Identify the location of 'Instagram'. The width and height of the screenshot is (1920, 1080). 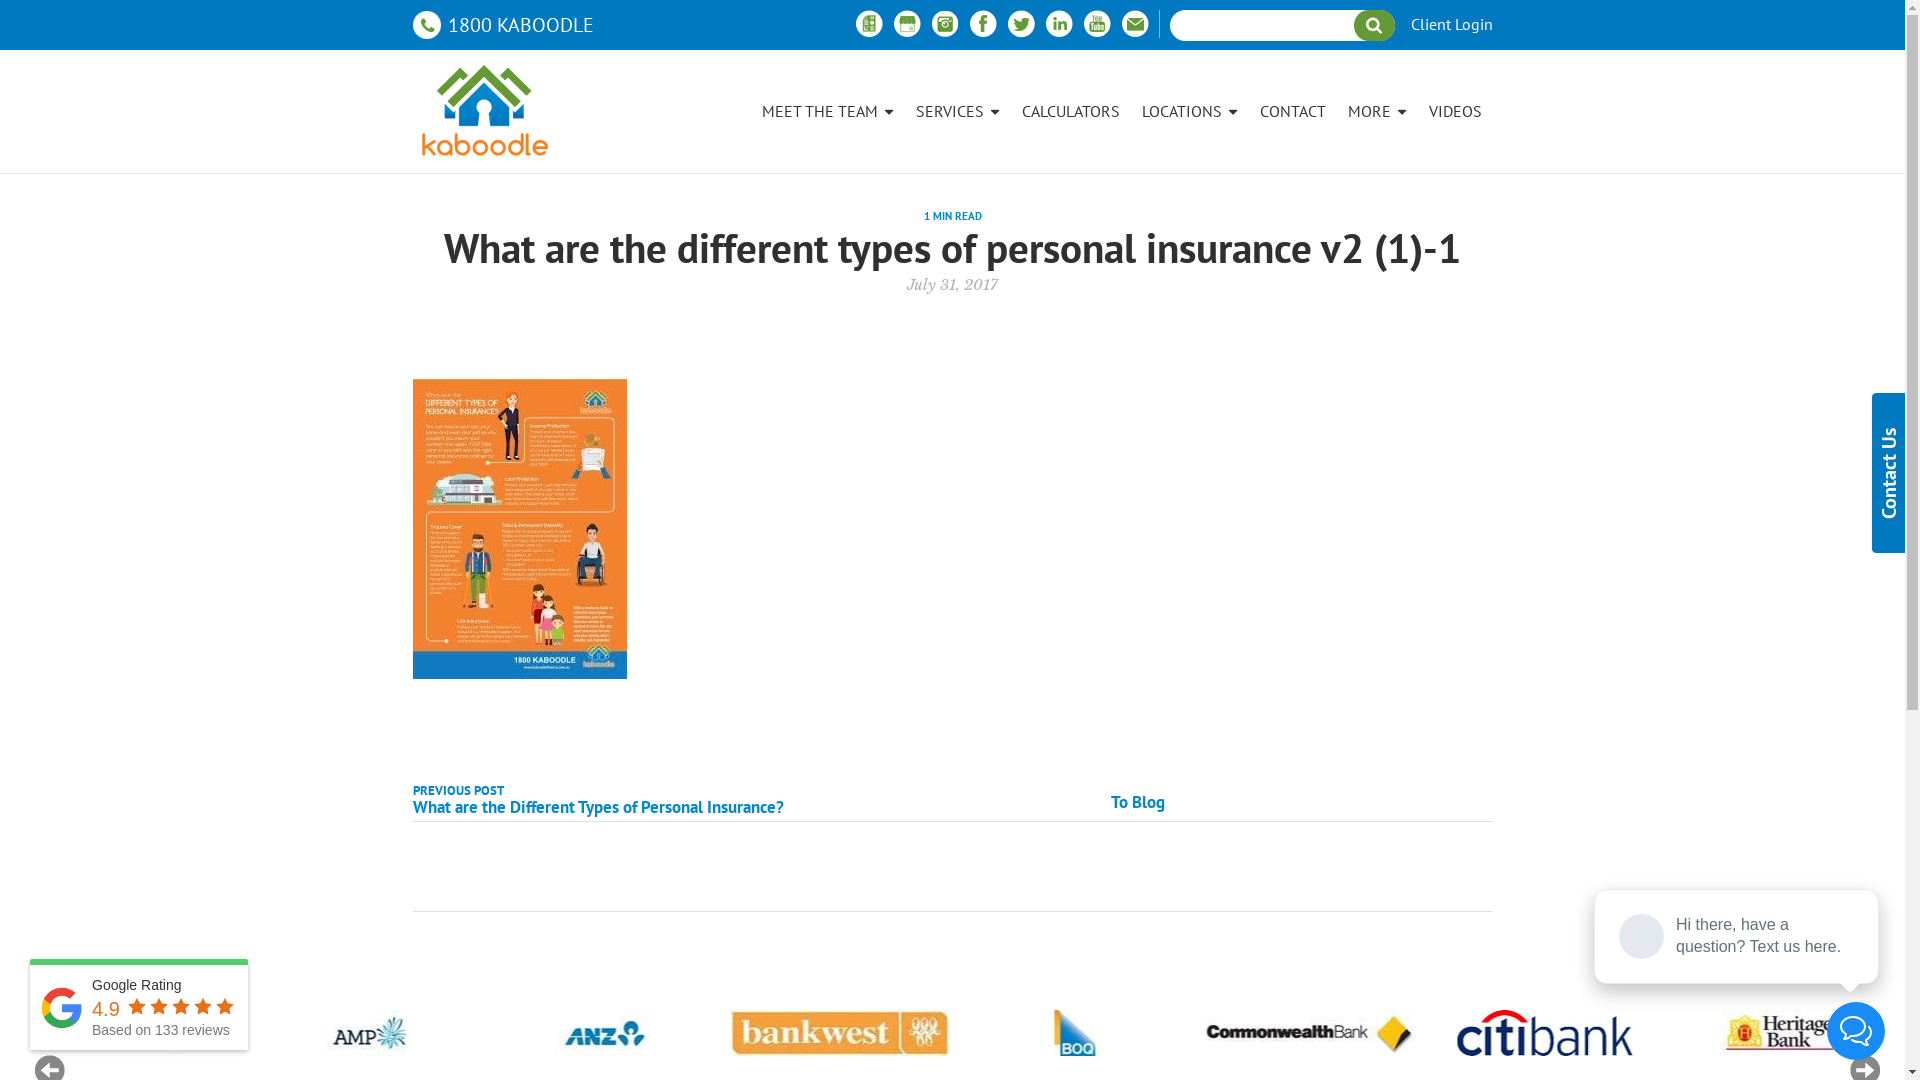
(929, 23).